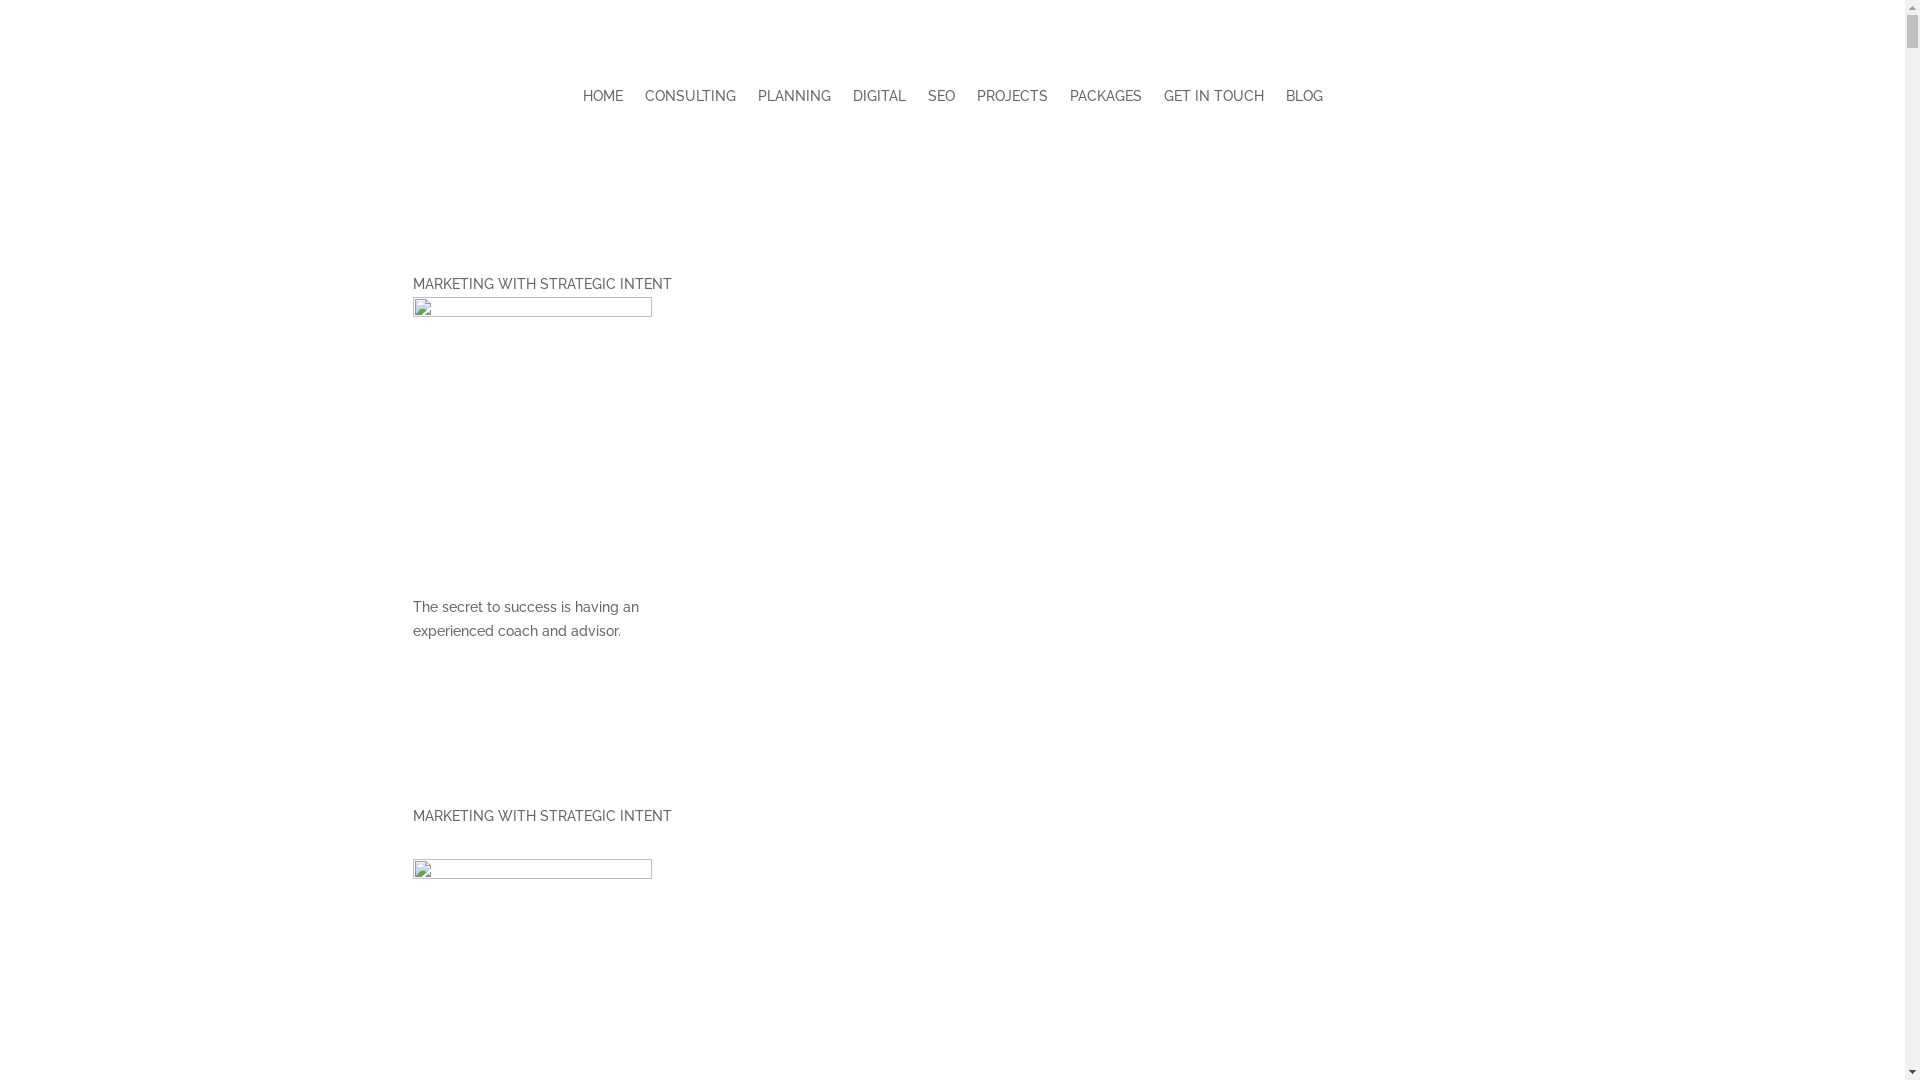 The height and width of the screenshot is (1080, 1920). I want to click on 'SEO', so click(940, 100).